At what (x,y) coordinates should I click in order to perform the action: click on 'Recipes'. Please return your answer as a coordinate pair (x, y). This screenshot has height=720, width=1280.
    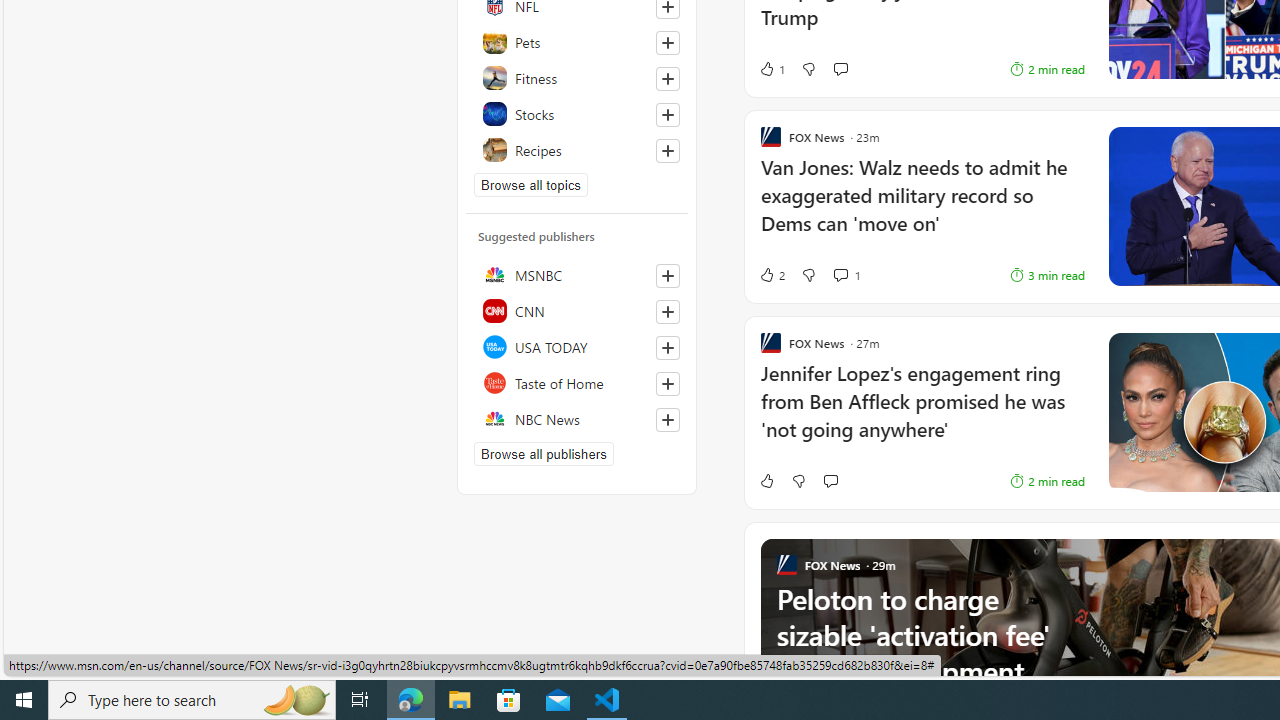
    Looking at the image, I should click on (576, 149).